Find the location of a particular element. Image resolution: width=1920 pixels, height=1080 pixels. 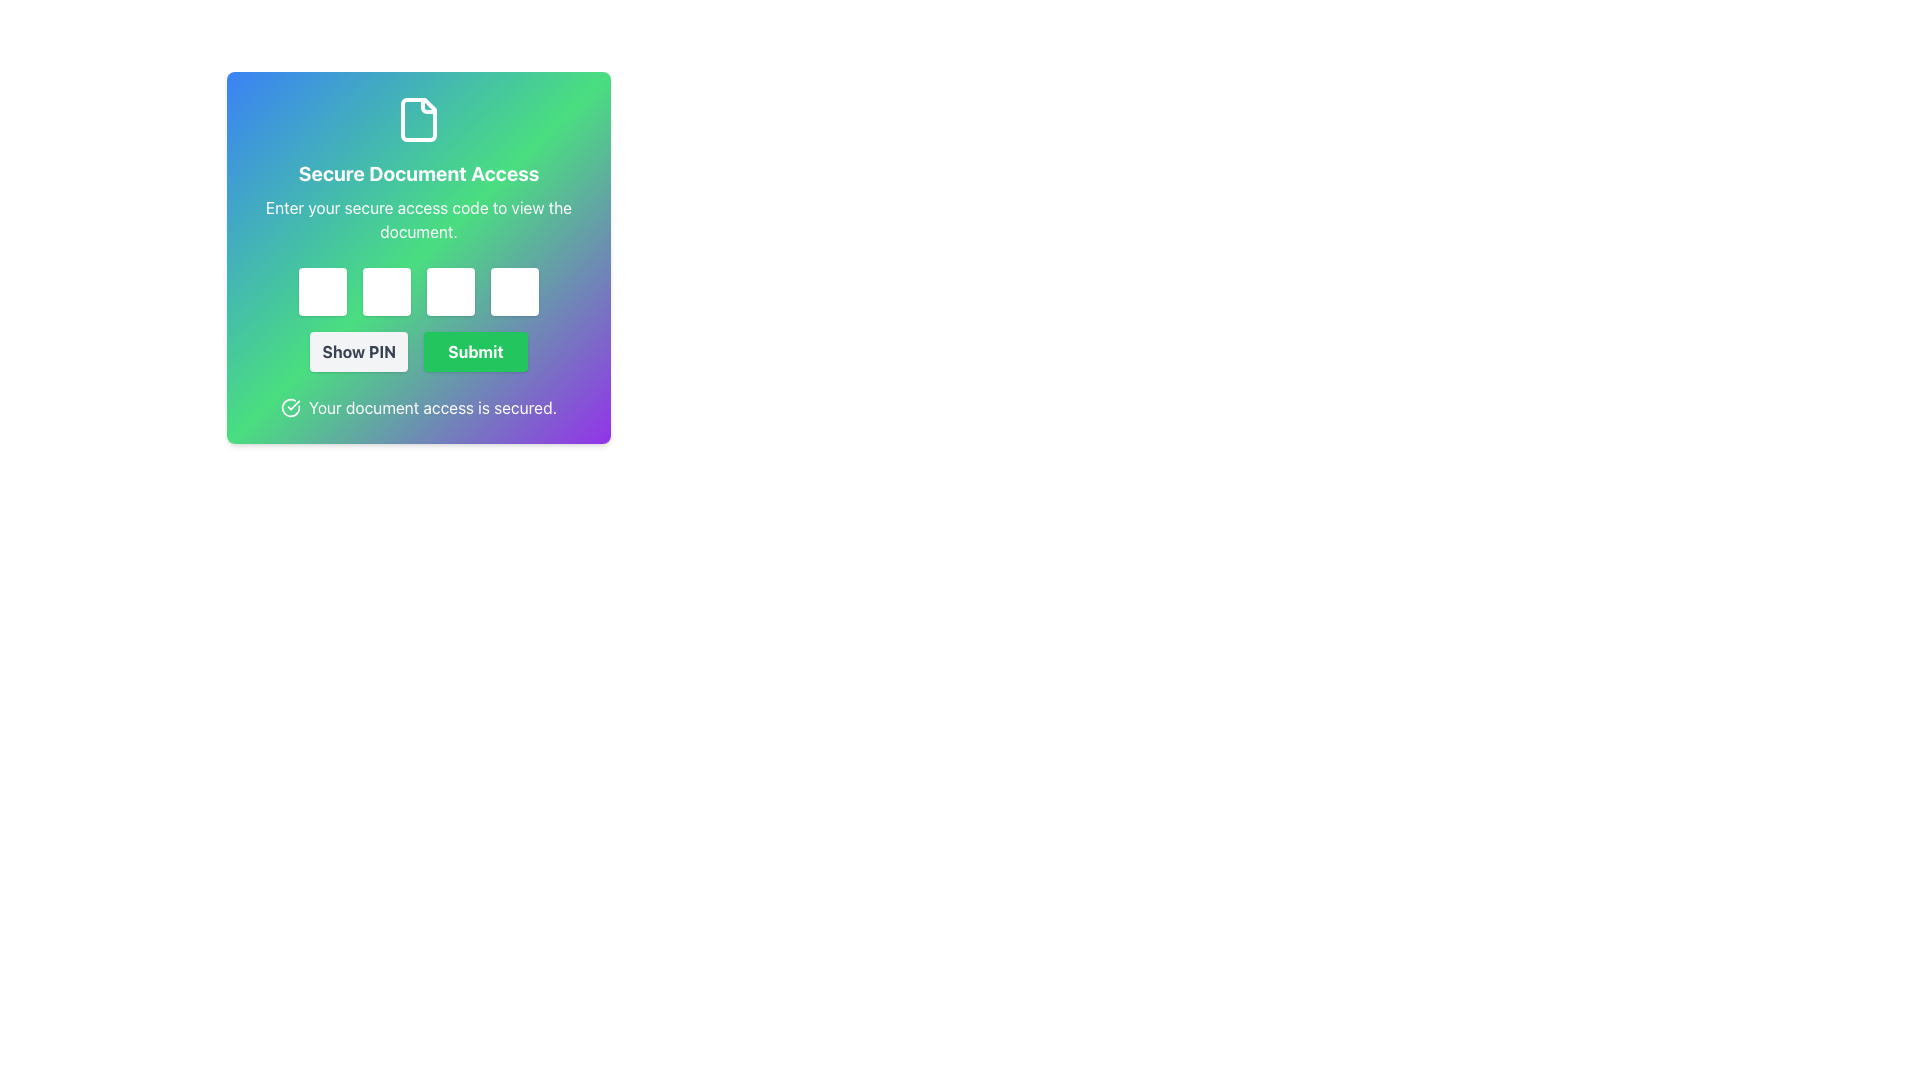

the decorative circular checkmark icon located in the bottom-left section of the colored panel is located at coordinates (290, 407).